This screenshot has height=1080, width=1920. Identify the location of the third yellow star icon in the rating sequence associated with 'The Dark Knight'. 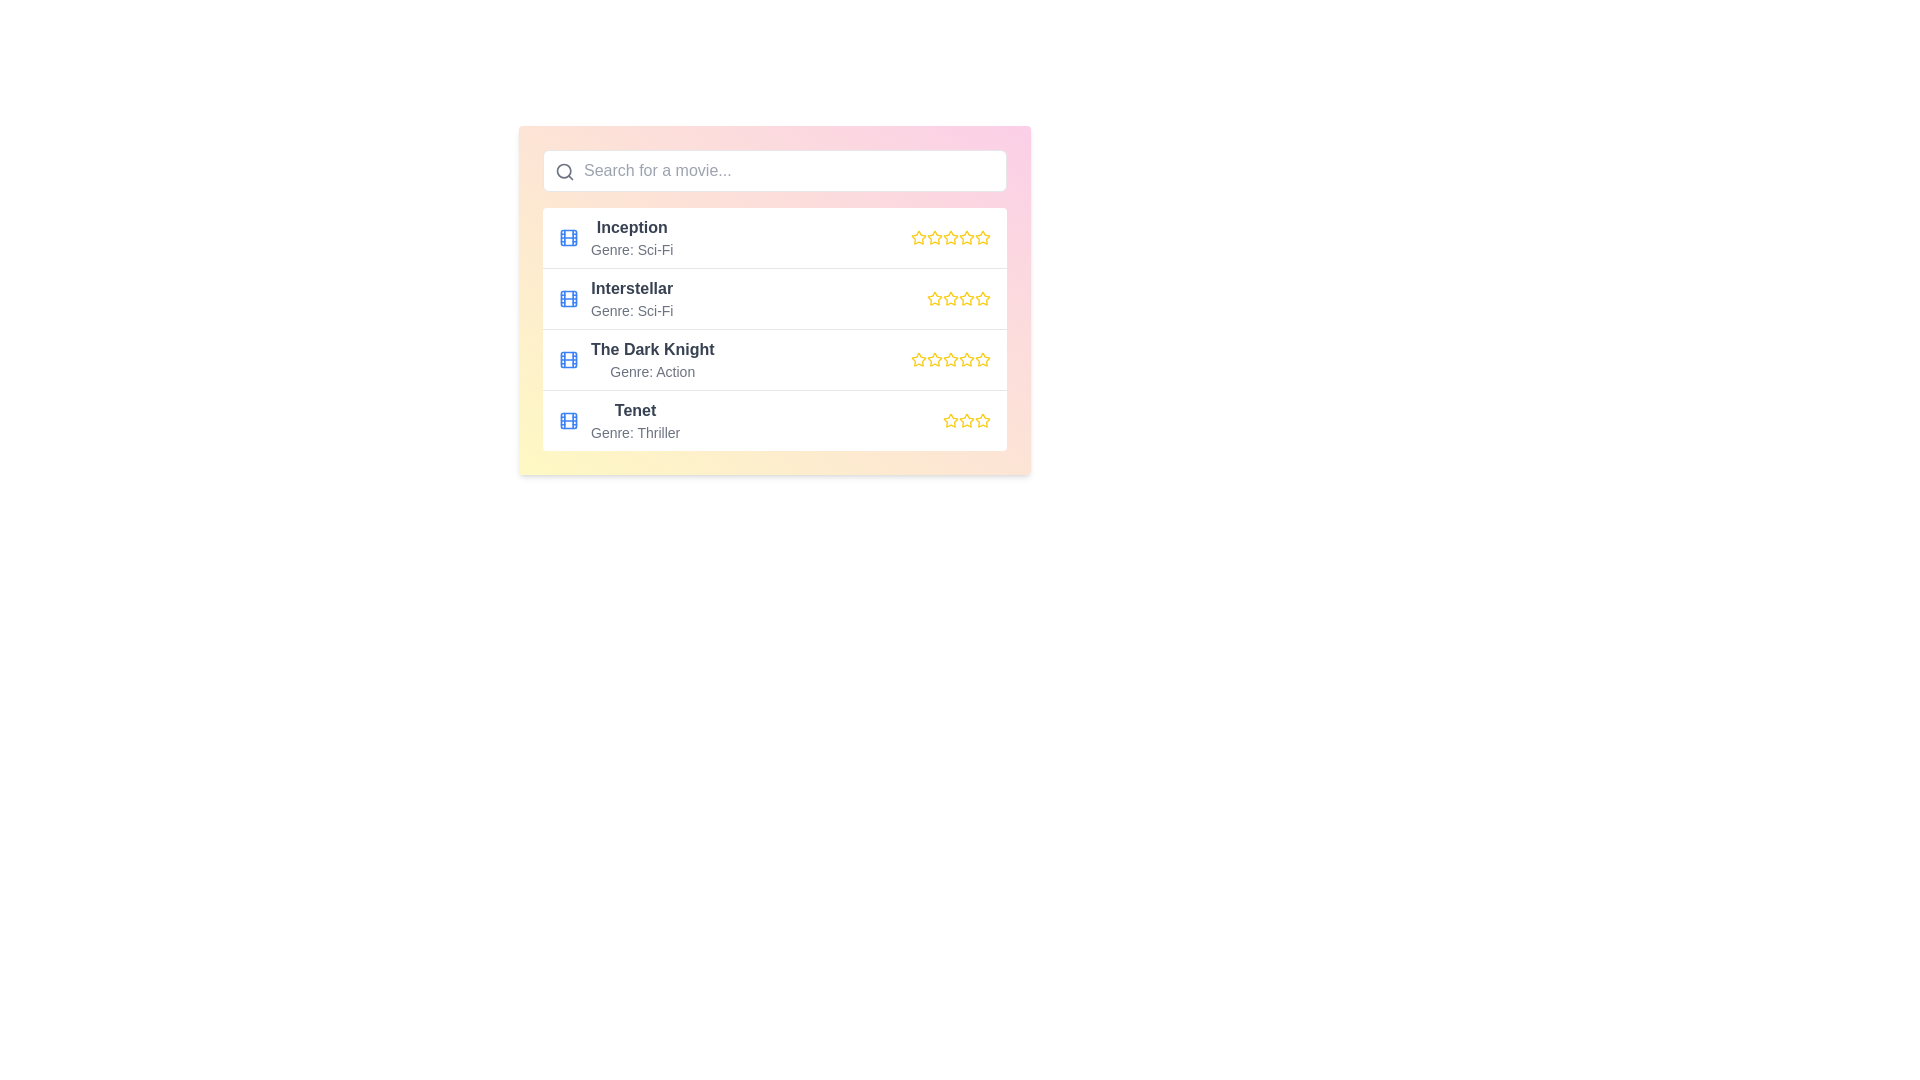
(949, 358).